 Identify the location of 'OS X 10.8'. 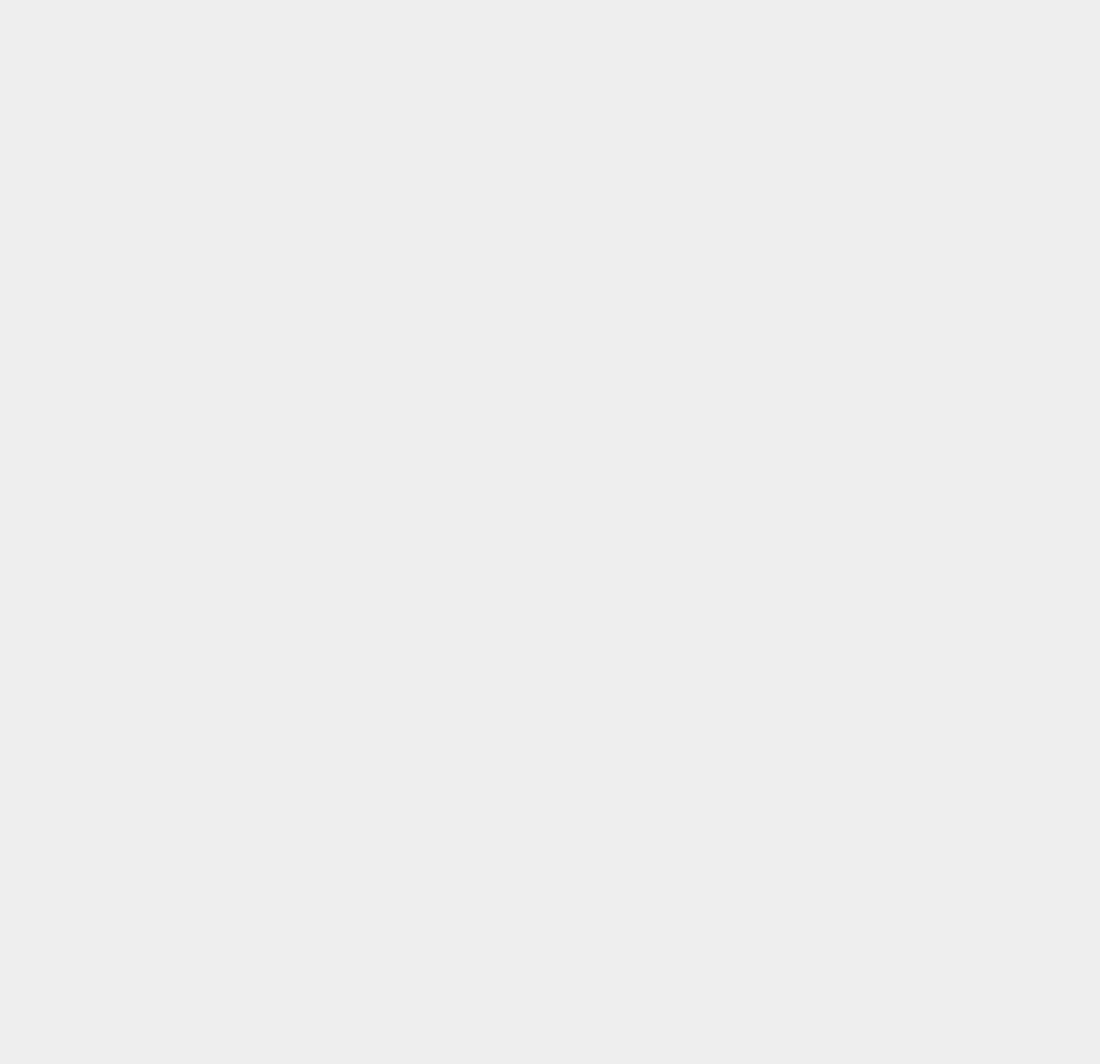
(778, 863).